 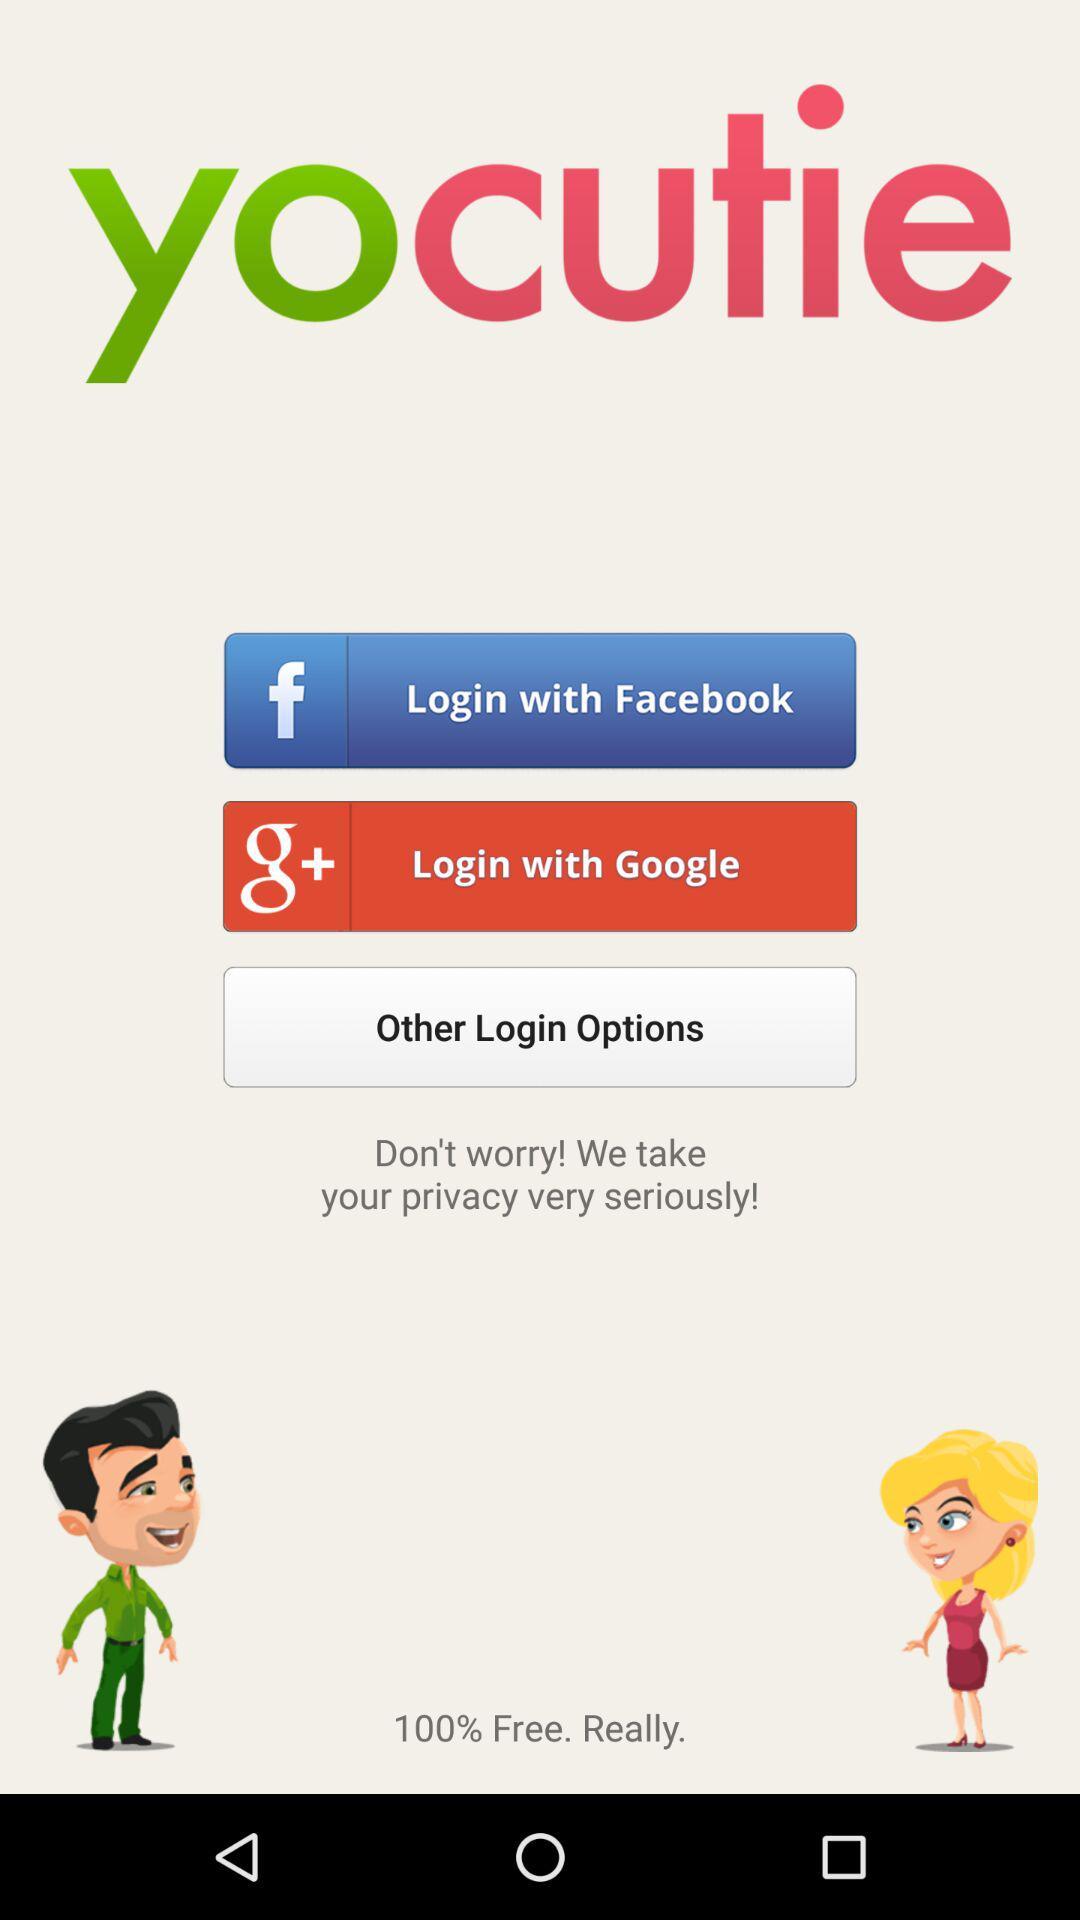 What do you see at coordinates (540, 1027) in the screenshot?
I see `icon above the don t worry icon` at bounding box center [540, 1027].